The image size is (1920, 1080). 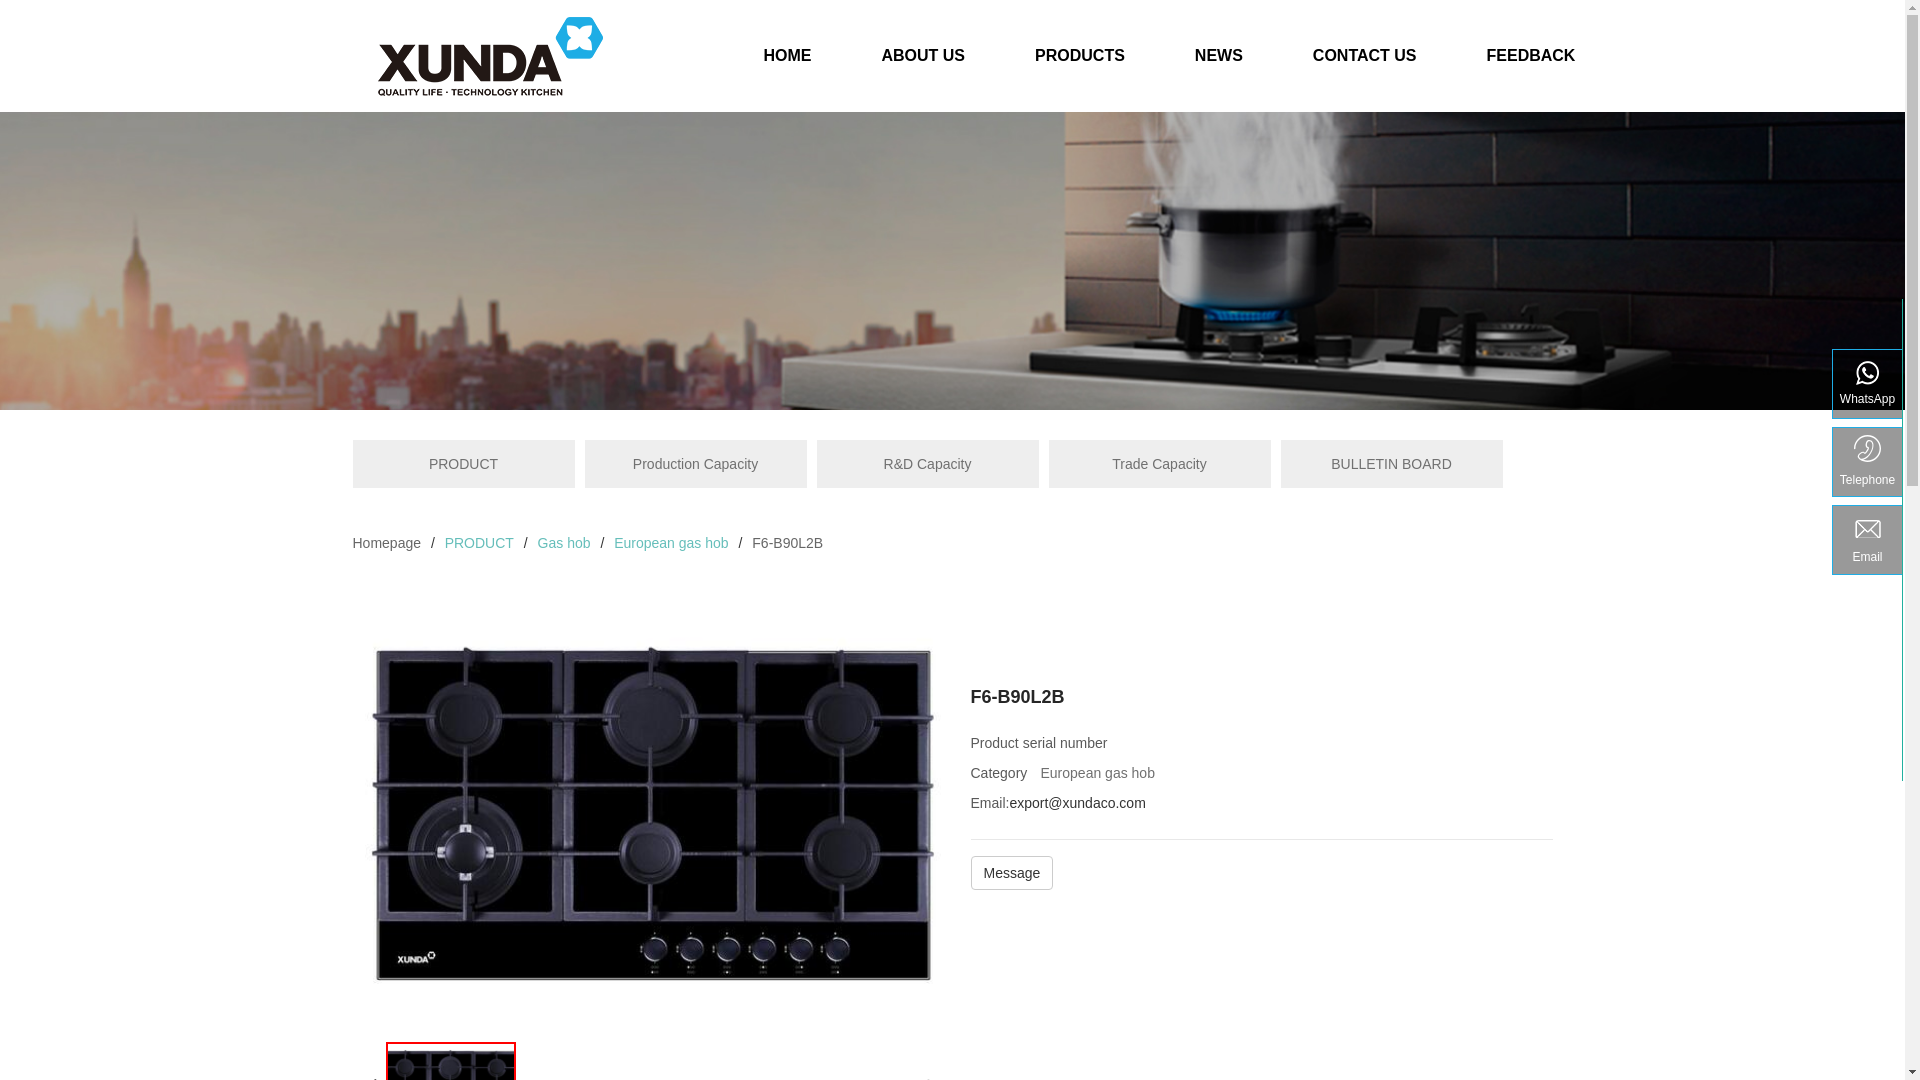 What do you see at coordinates (1011, 875) in the screenshot?
I see `'Message'` at bounding box center [1011, 875].